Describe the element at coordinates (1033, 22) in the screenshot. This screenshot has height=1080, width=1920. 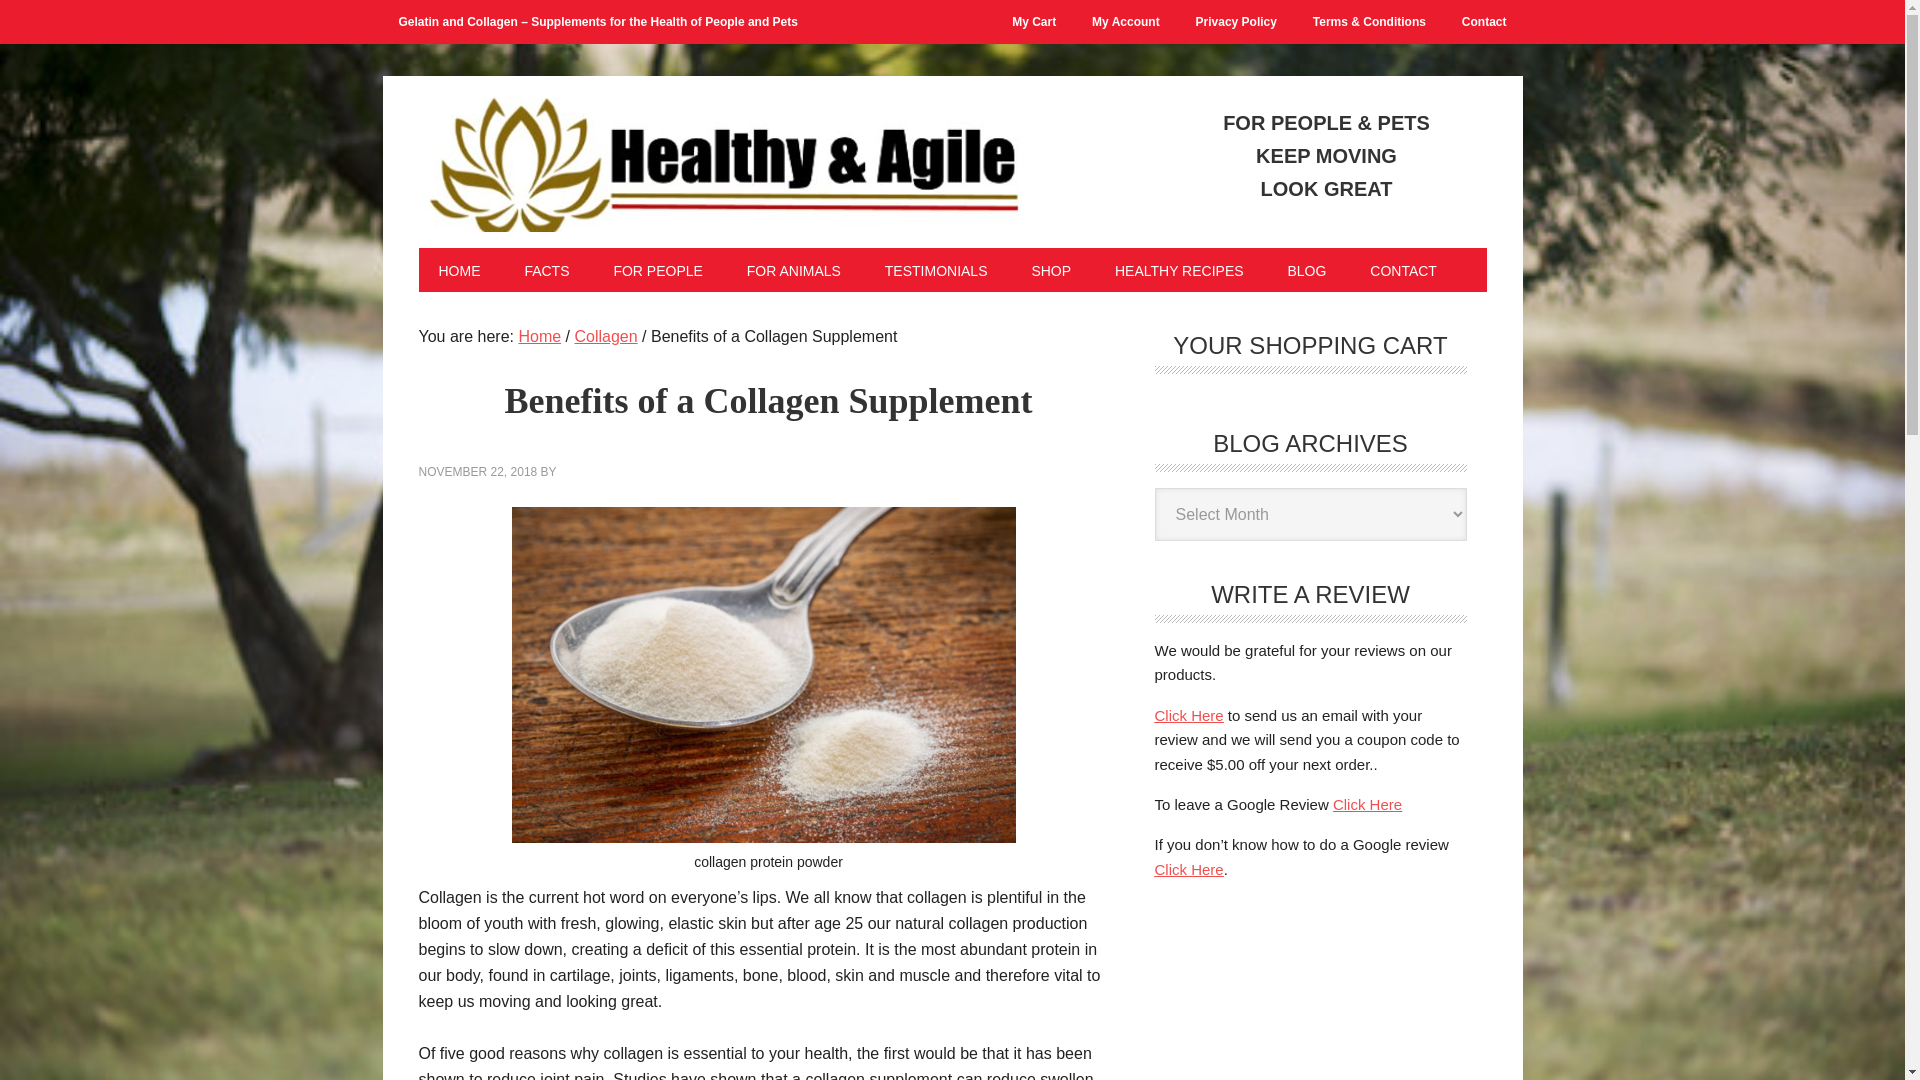
I see `'My Cart'` at that location.